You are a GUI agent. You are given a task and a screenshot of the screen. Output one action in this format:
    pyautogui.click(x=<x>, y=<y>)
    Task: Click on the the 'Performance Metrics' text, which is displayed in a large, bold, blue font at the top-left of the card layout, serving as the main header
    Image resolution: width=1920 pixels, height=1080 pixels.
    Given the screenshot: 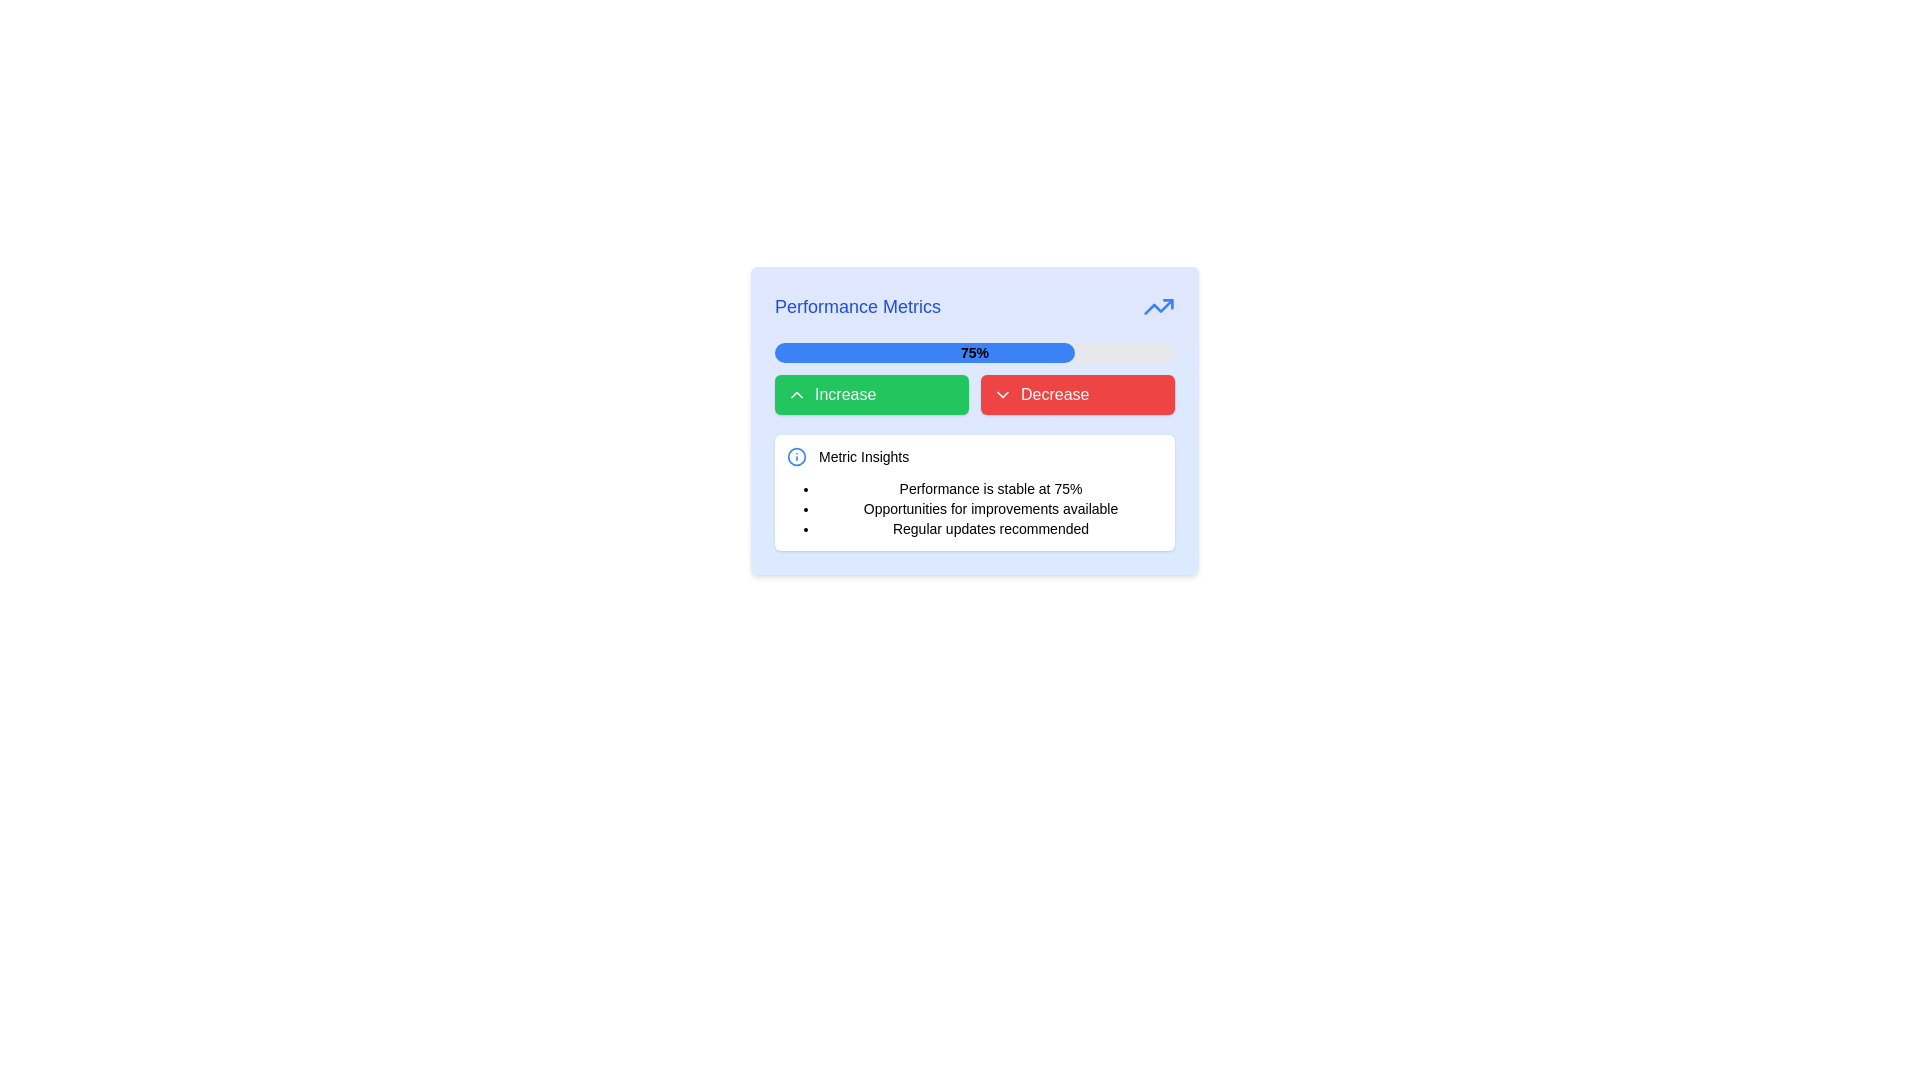 What is the action you would take?
    pyautogui.click(x=858, y=307)
    